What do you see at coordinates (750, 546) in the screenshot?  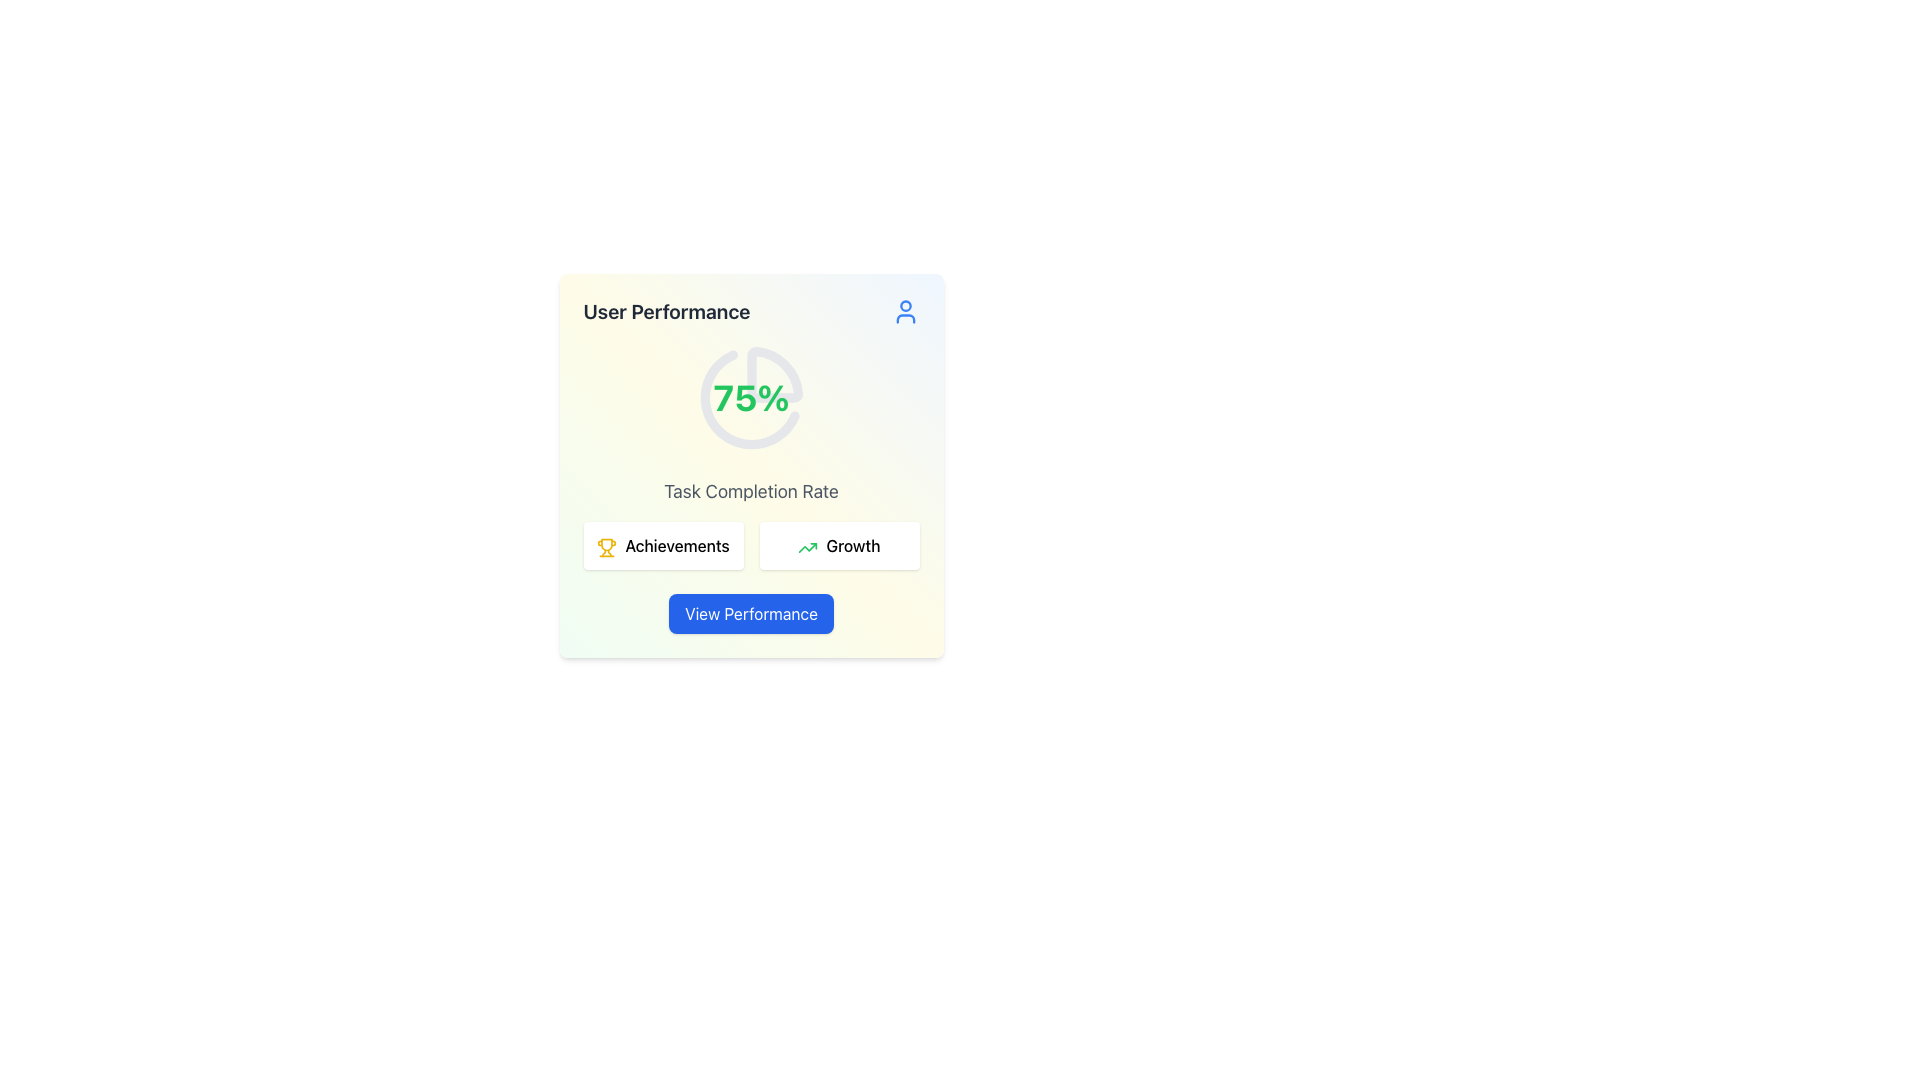 I see `the 'Achievements' and 'Growth' labels in the horizontal section of the 'User Performance' card` at bounding box center [750, 546].